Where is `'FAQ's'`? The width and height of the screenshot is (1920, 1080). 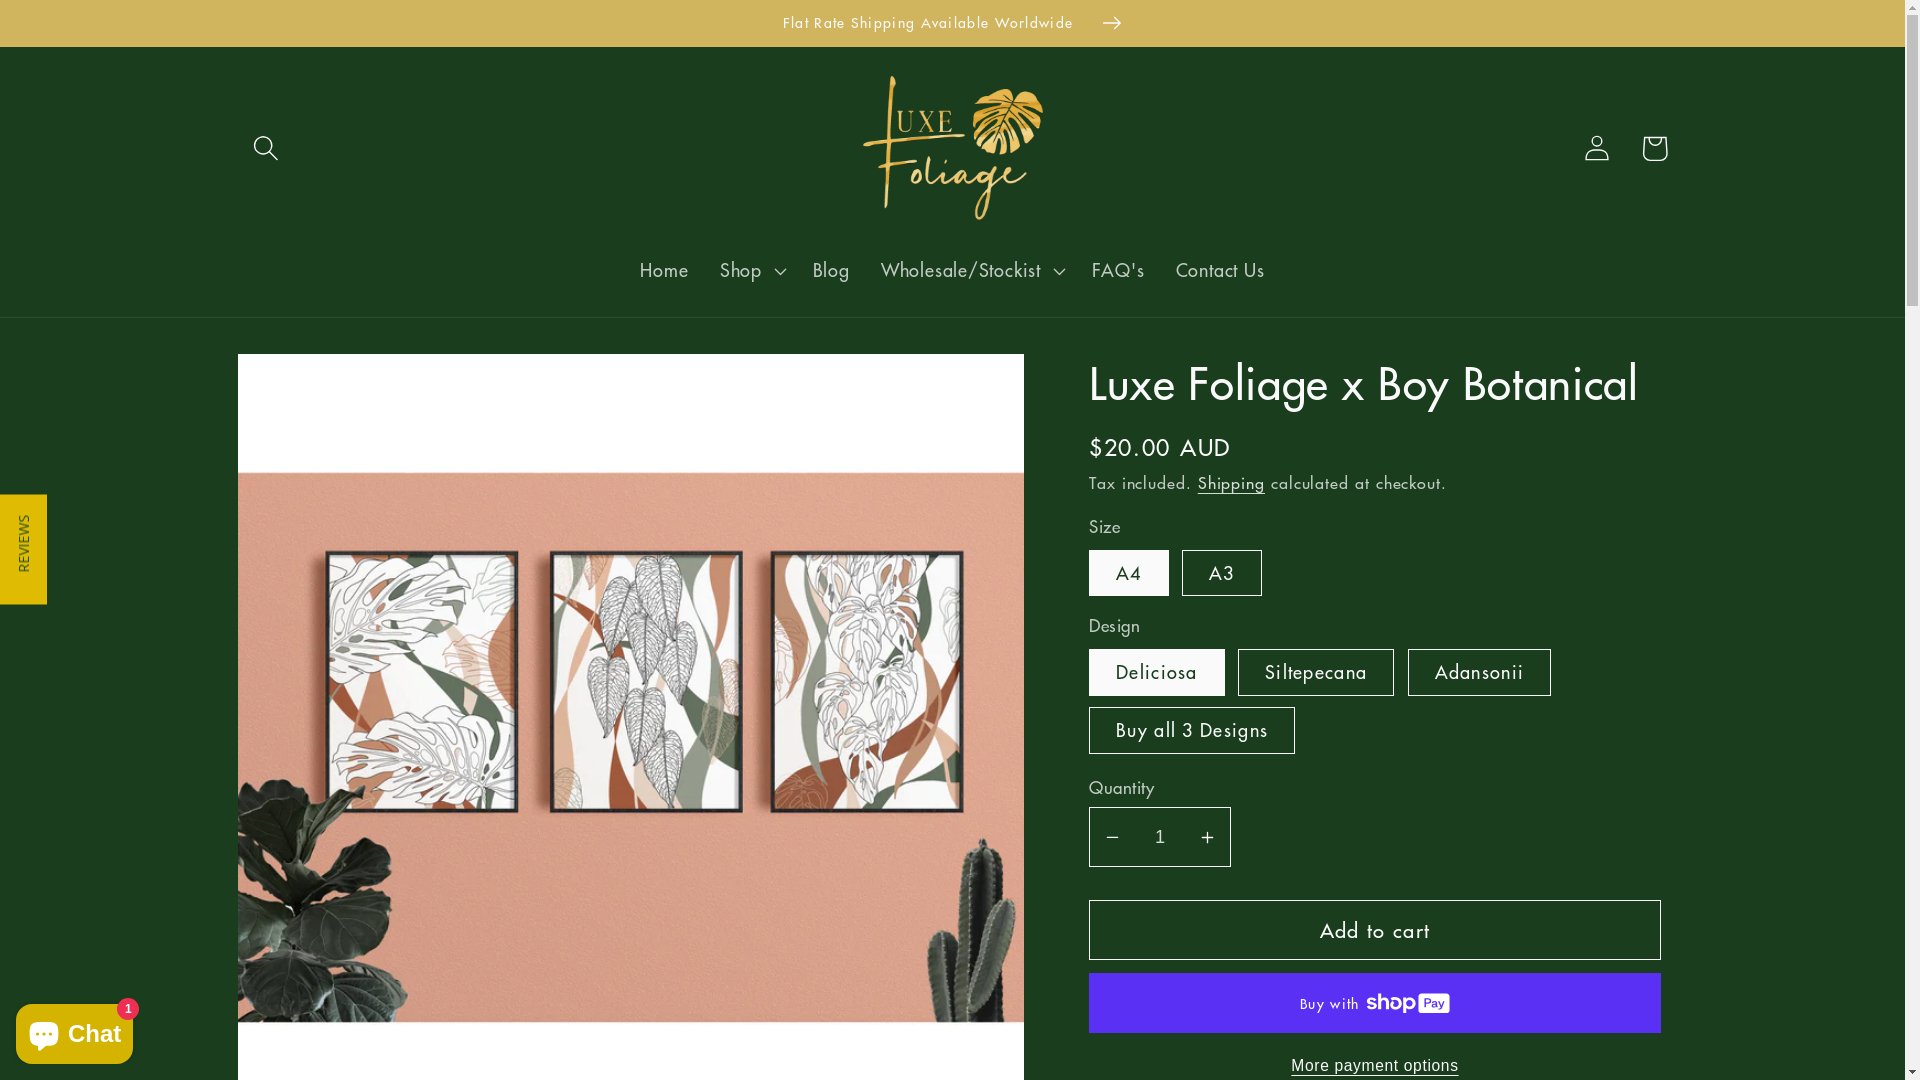
'FAQ's' is located at coordinates (1117, 270).